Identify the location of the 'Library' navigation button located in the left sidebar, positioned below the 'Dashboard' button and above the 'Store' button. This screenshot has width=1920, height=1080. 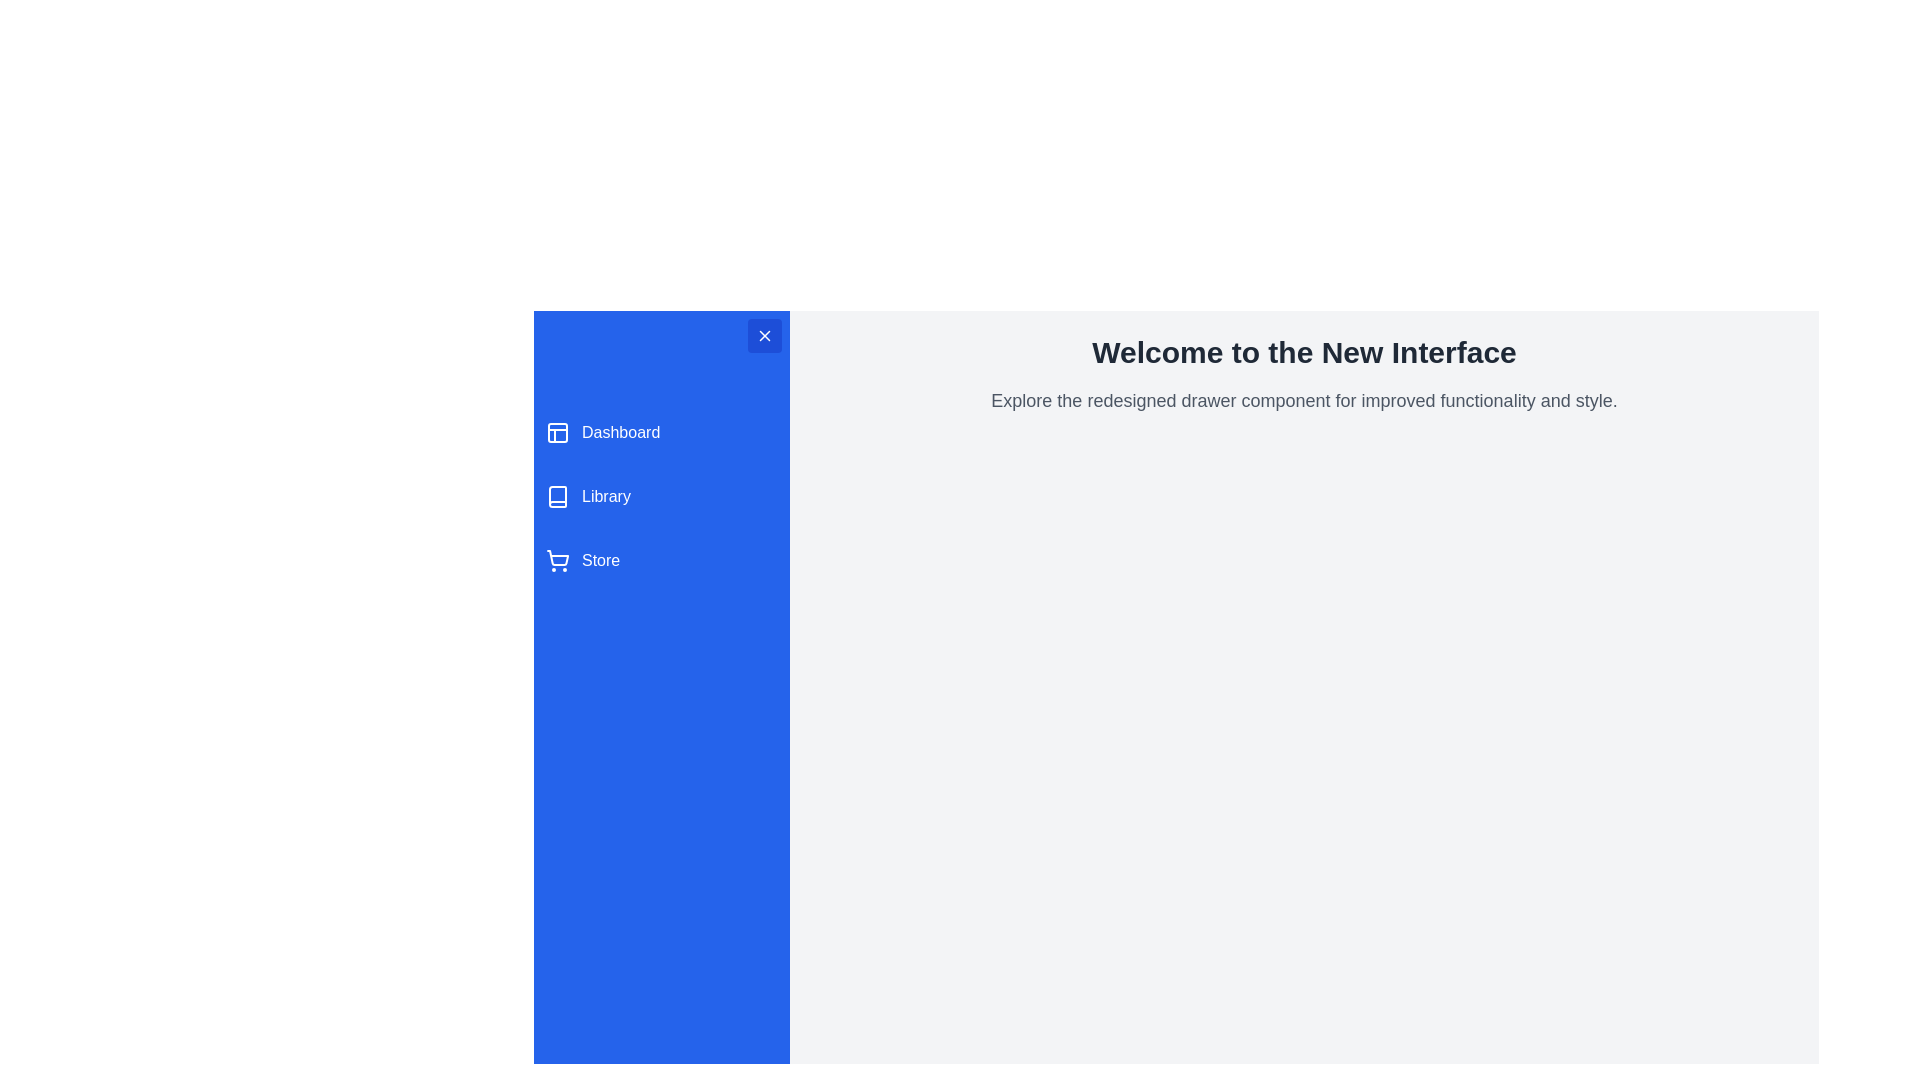
(662, 496).